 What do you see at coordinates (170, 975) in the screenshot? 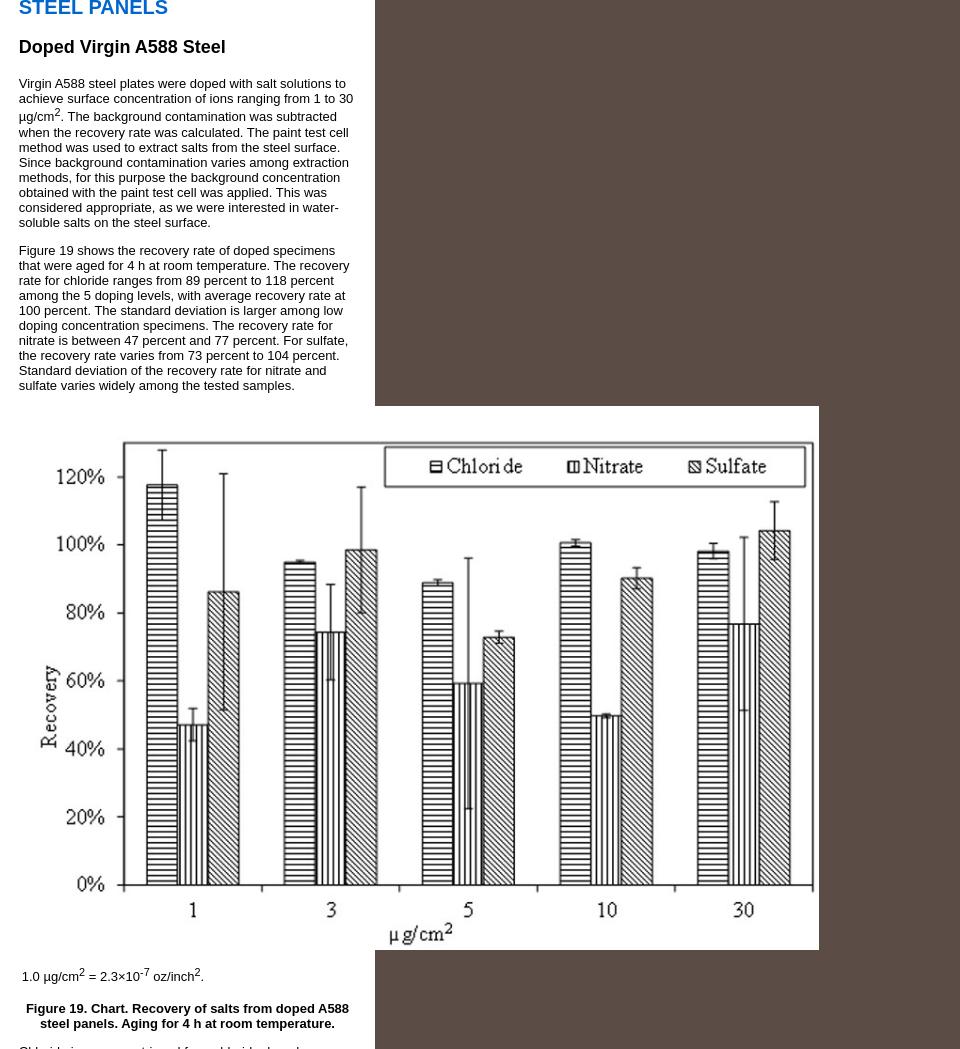
I see `'oz/inch'` at bounding box center [170, 975].